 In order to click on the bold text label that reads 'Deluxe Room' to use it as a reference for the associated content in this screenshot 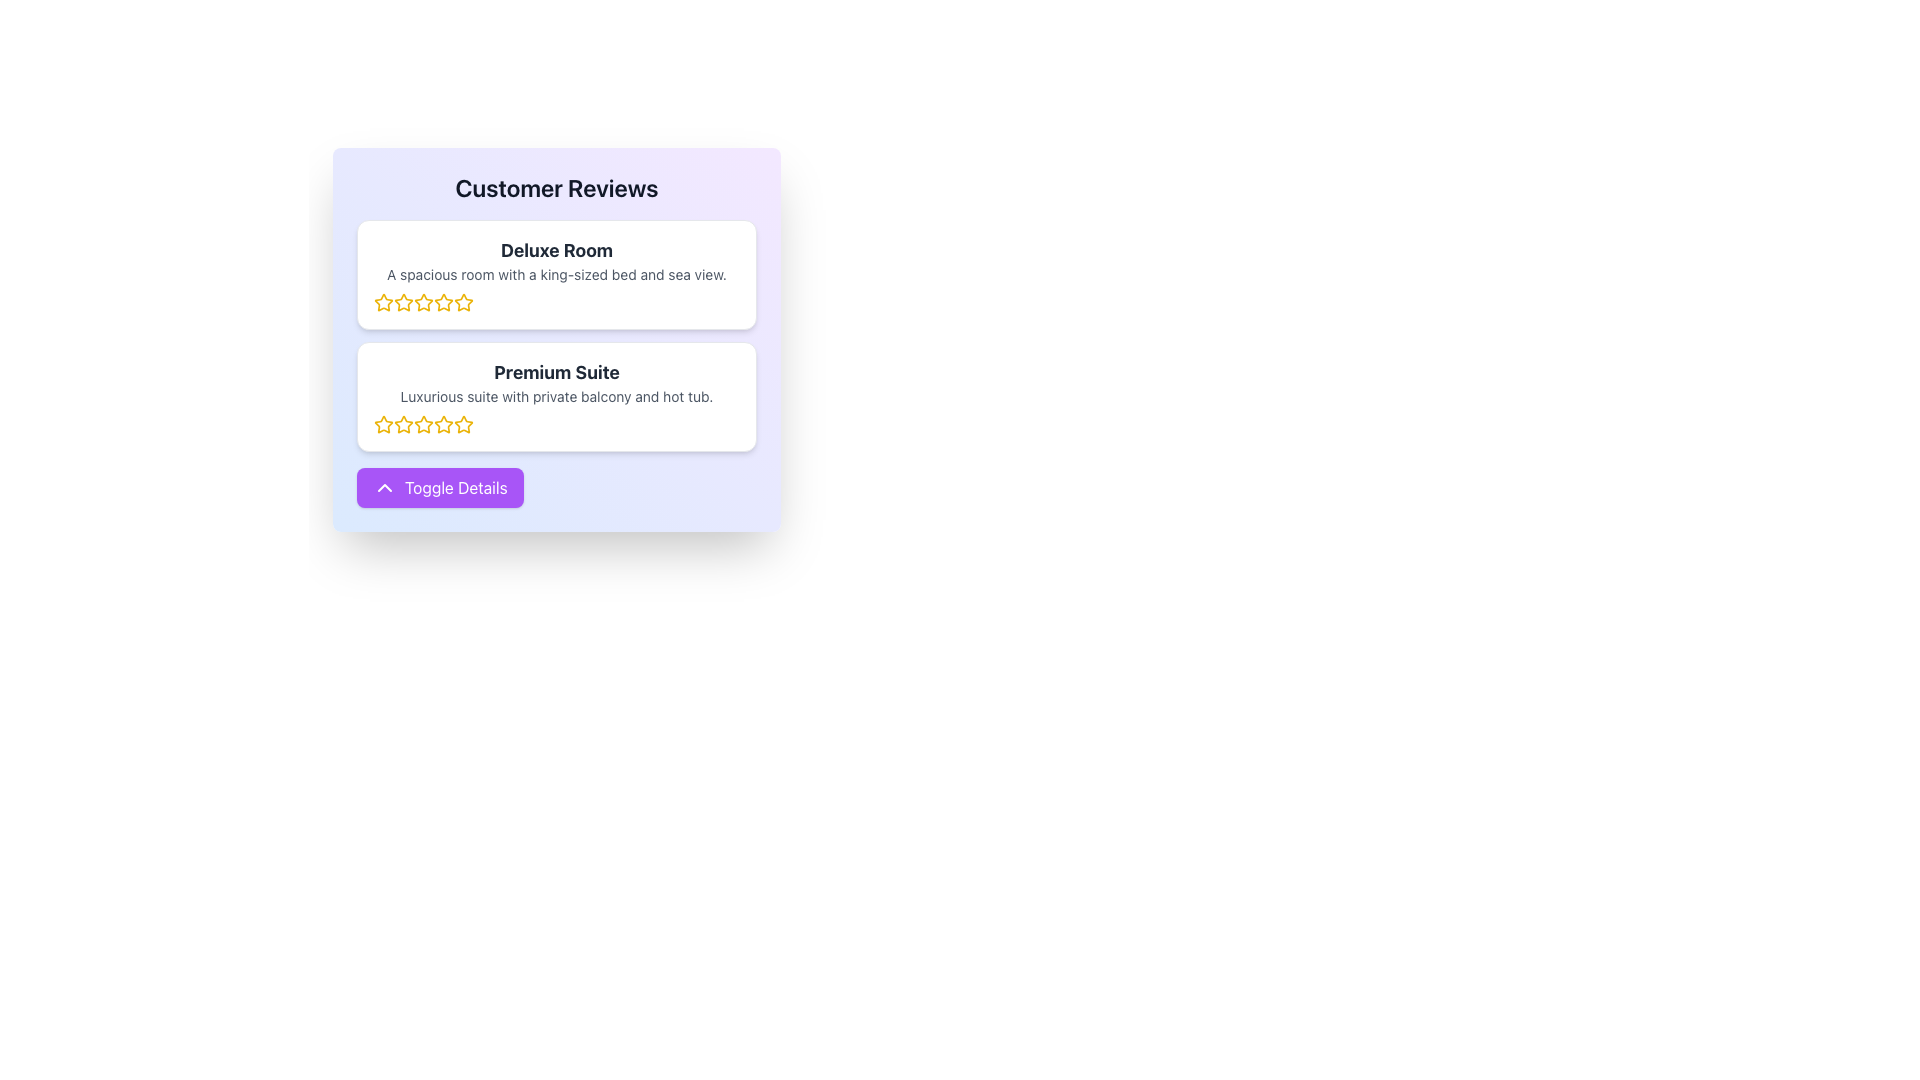, I will do `click(556, 249)`.